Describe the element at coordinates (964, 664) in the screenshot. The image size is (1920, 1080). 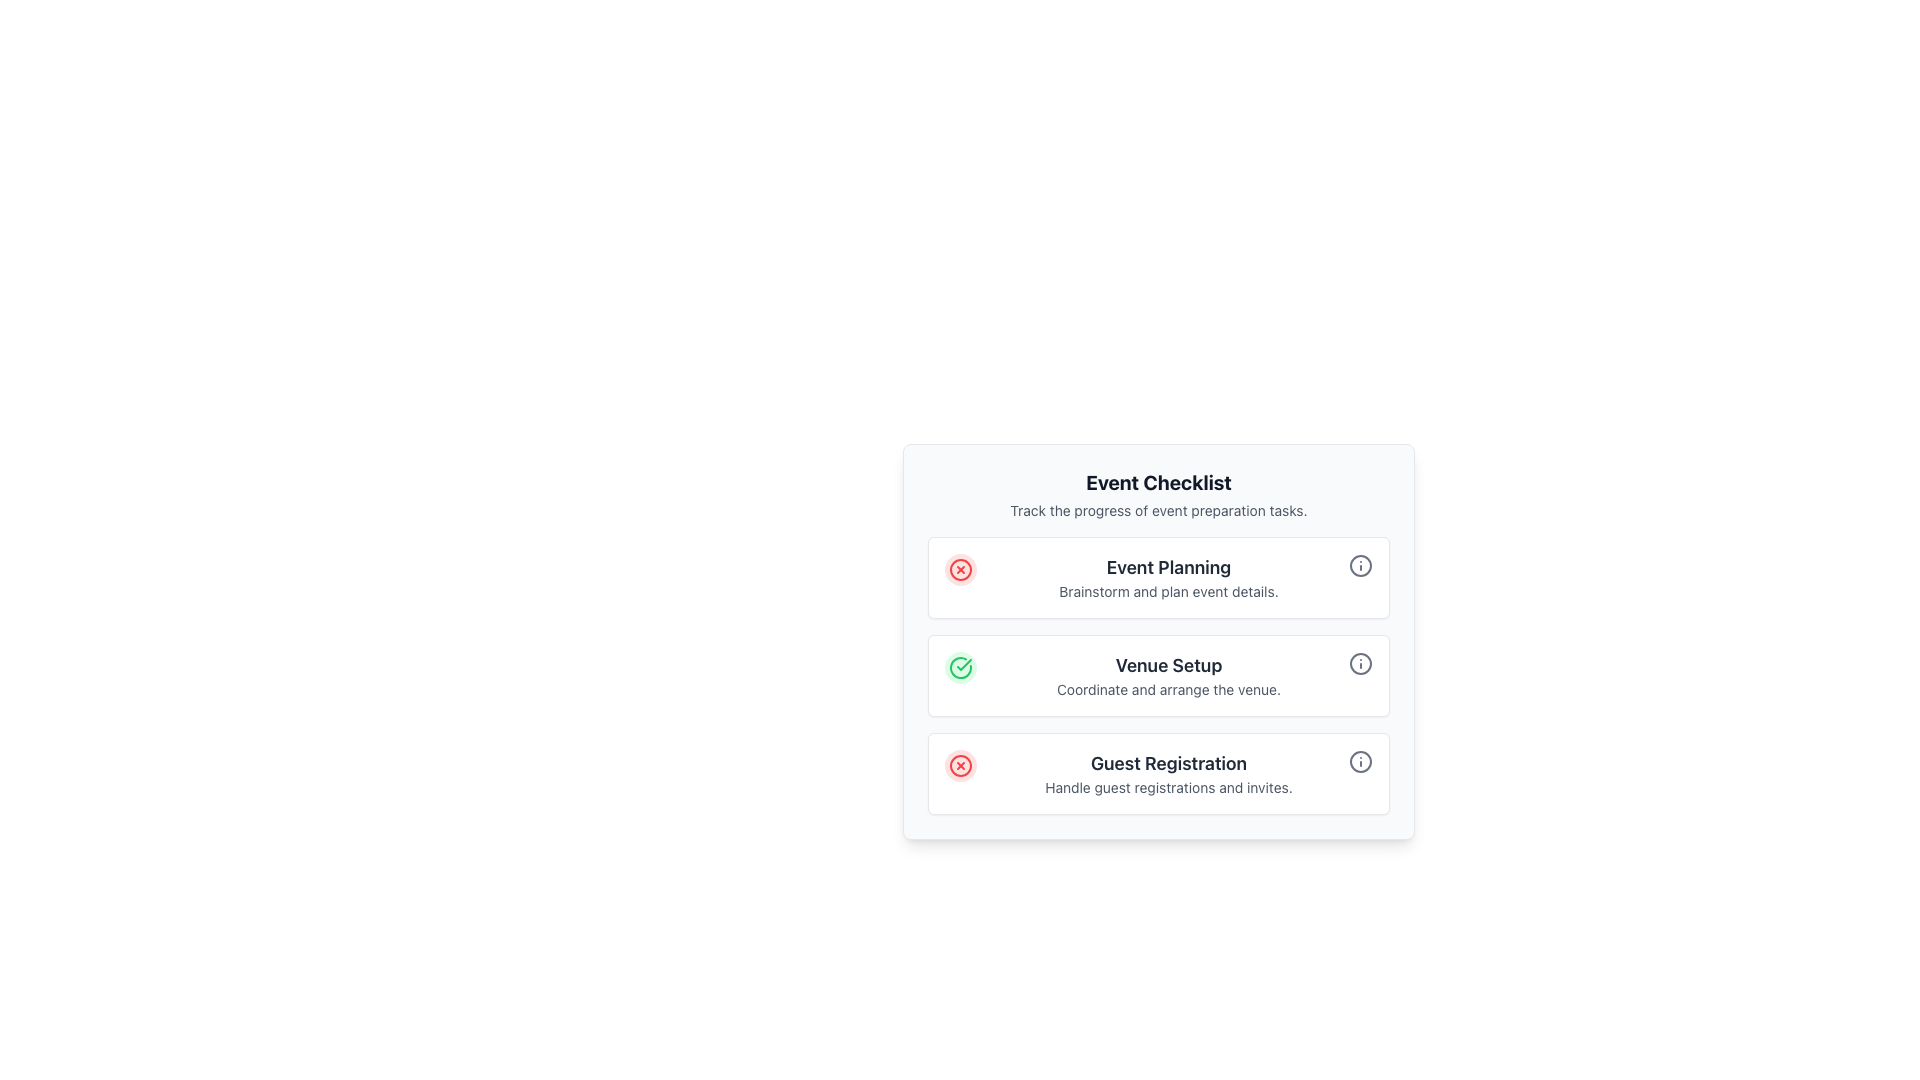
I see `the SVG Icon indicating 'Venue Setup' completion, located to the left of the text 'Venue Setup'` at that location.